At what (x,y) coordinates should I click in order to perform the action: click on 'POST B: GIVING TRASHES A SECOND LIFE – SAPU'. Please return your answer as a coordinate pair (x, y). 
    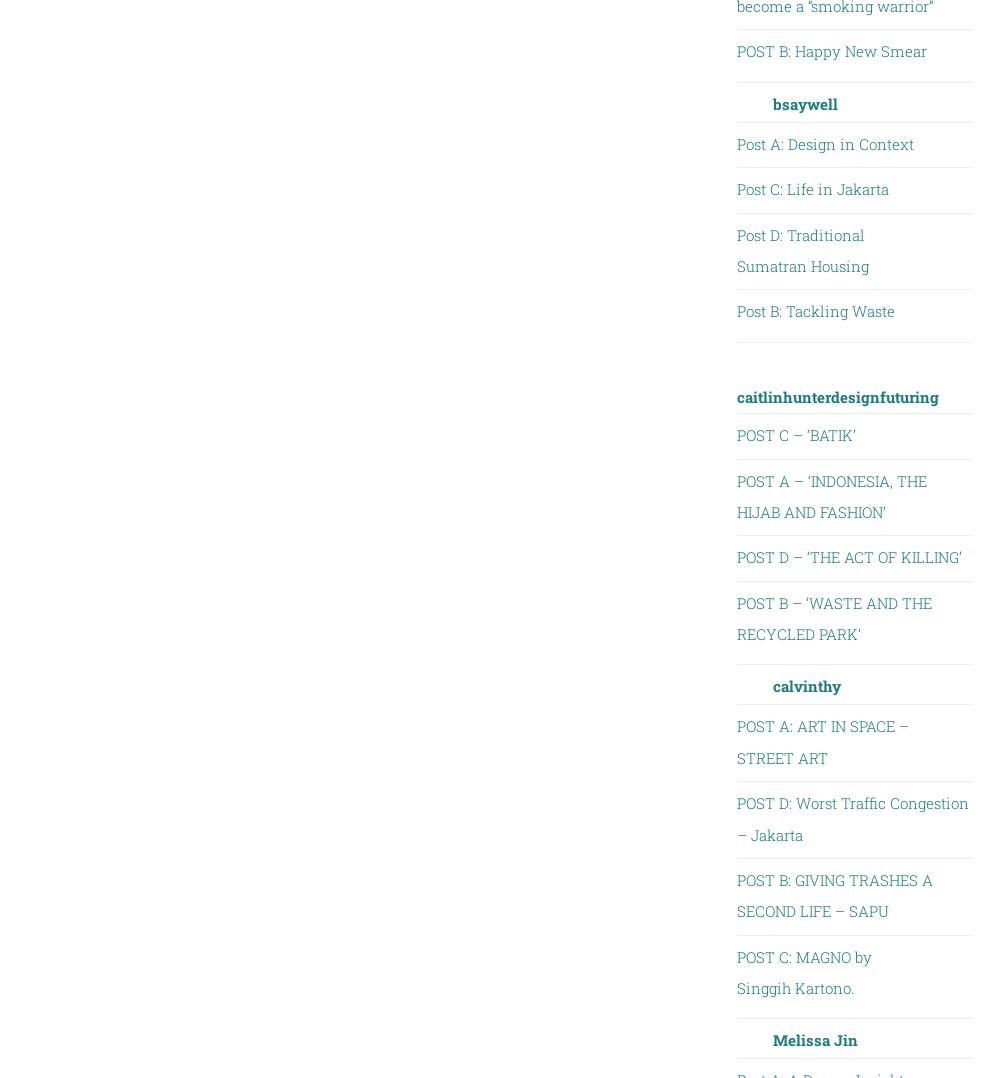
    Looking at the image, I should click on (833, 894).